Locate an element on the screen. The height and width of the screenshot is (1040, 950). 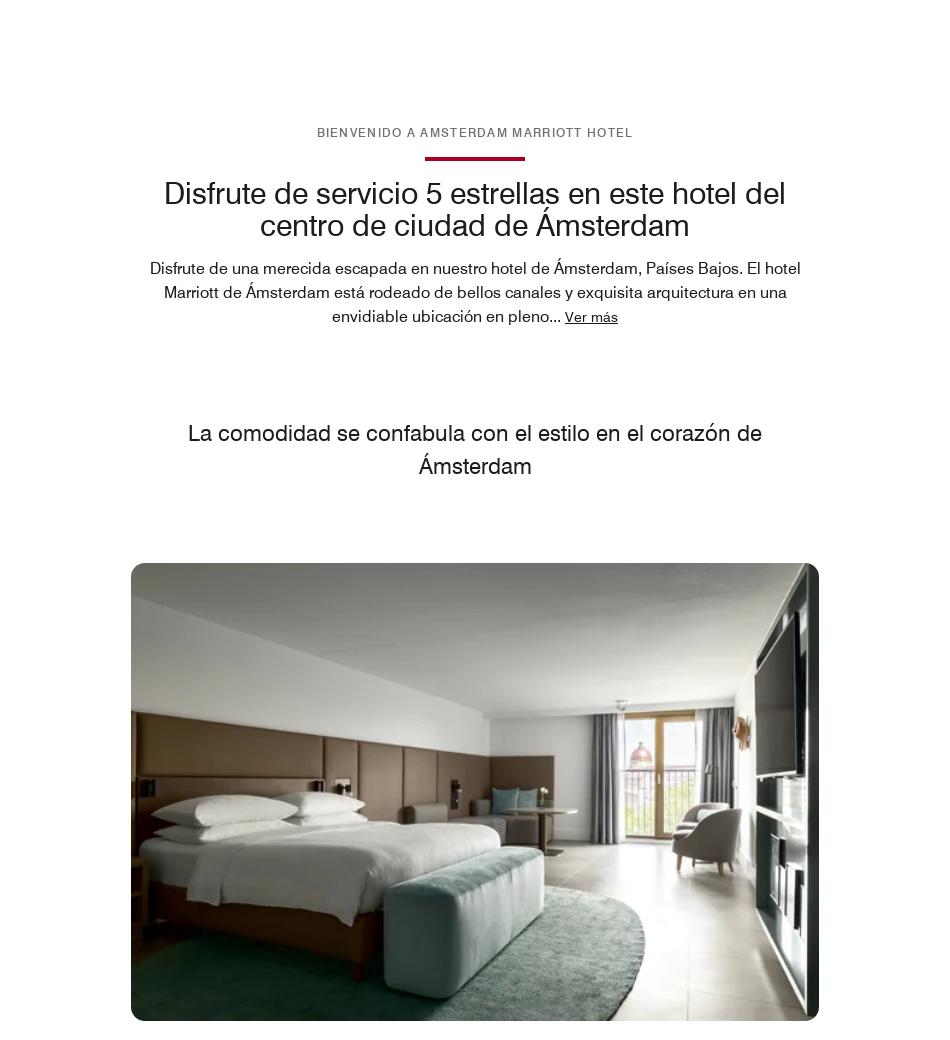
'Restaurantes' is located at coordinates (172, 606).